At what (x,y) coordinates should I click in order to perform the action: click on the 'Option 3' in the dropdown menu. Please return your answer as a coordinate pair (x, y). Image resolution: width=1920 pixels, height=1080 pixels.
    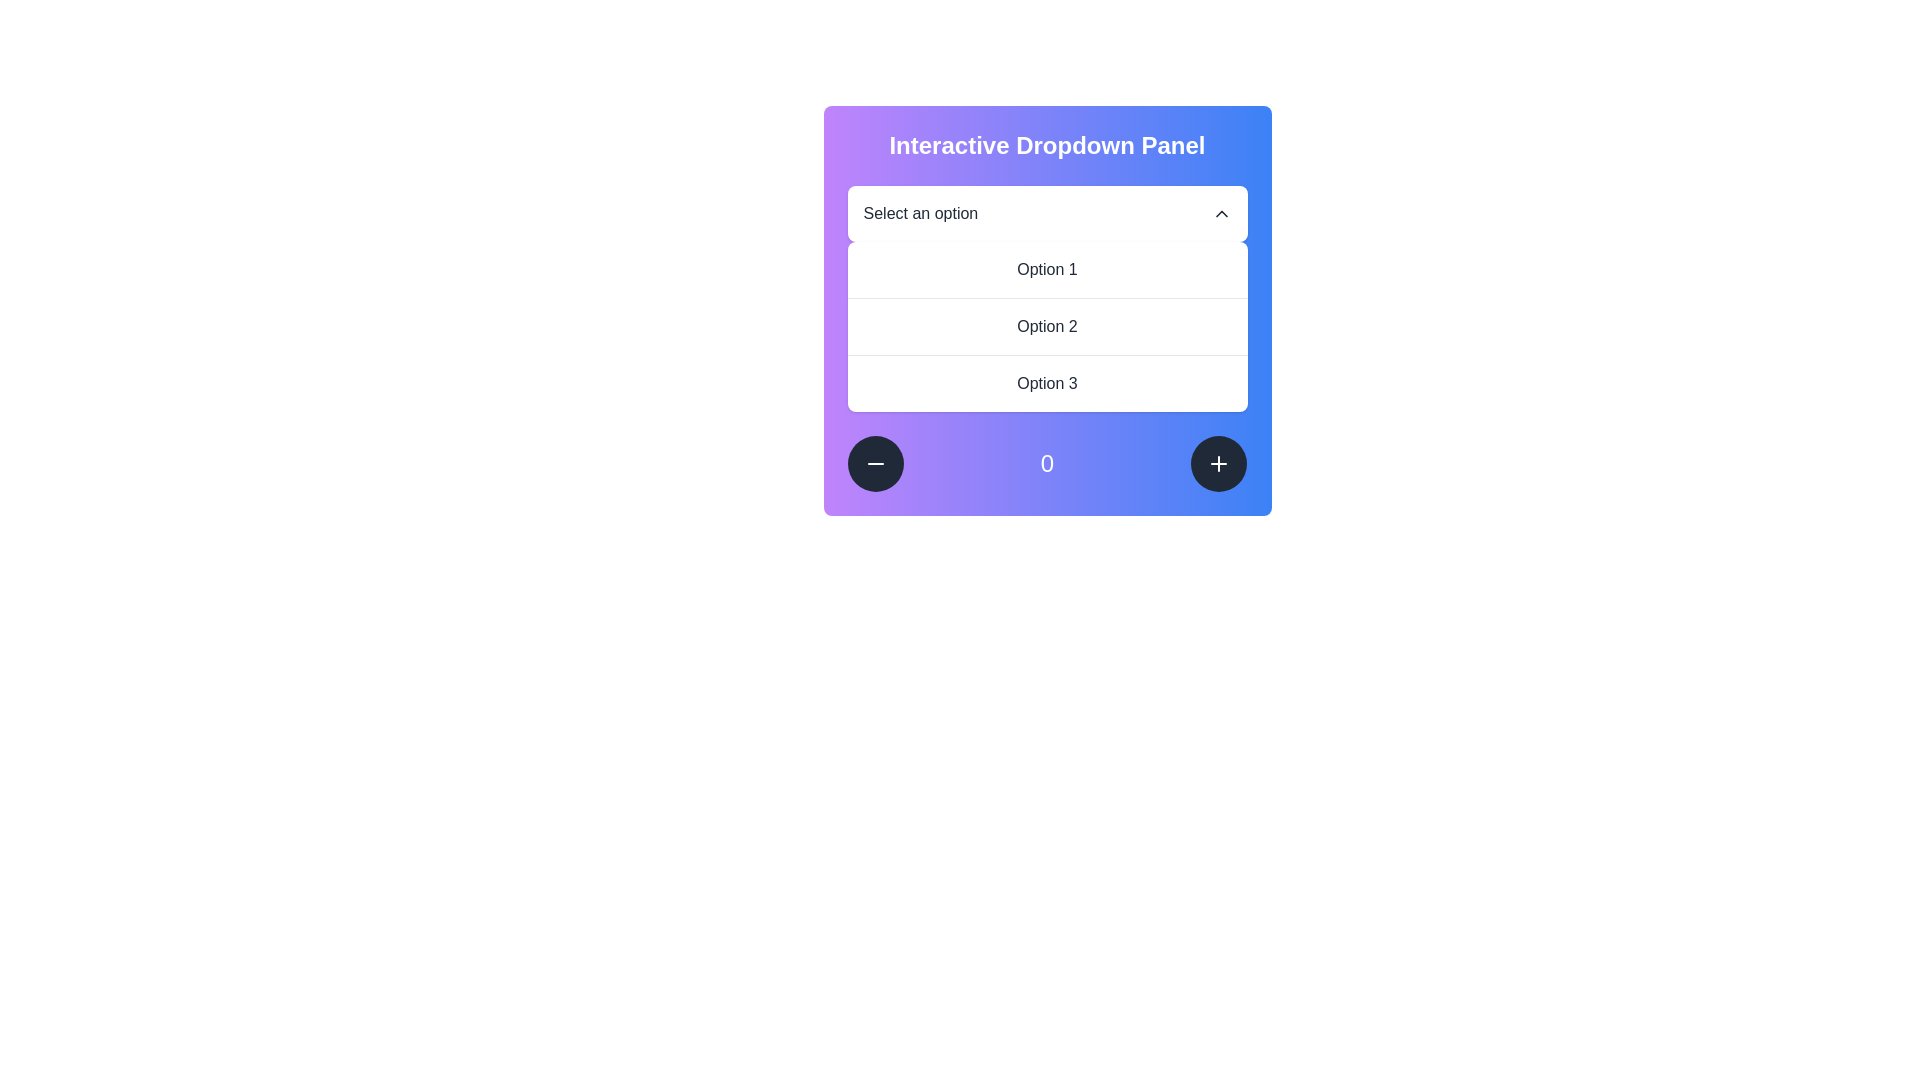
    Looking at the image, I should click on (1046, 383).